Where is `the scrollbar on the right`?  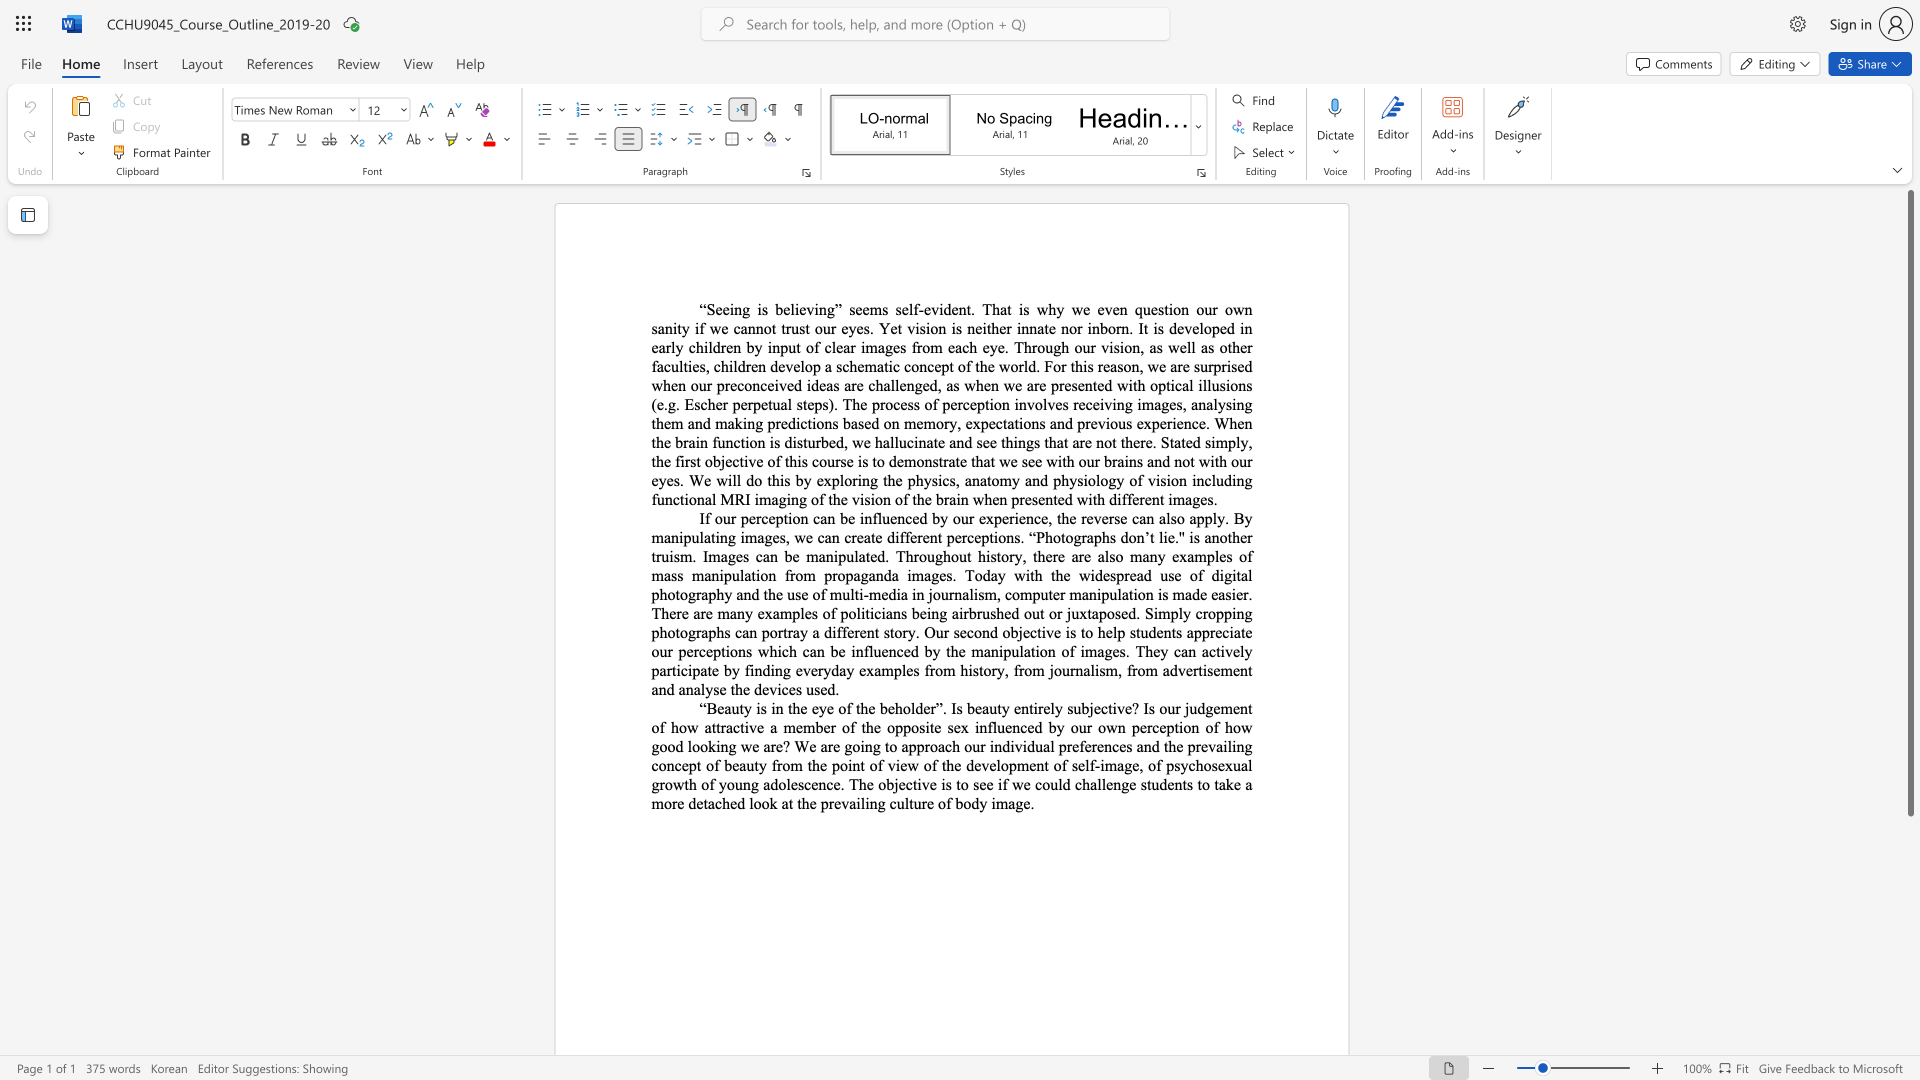 the scrollbar on the right is located at coordinates (1909, 869).